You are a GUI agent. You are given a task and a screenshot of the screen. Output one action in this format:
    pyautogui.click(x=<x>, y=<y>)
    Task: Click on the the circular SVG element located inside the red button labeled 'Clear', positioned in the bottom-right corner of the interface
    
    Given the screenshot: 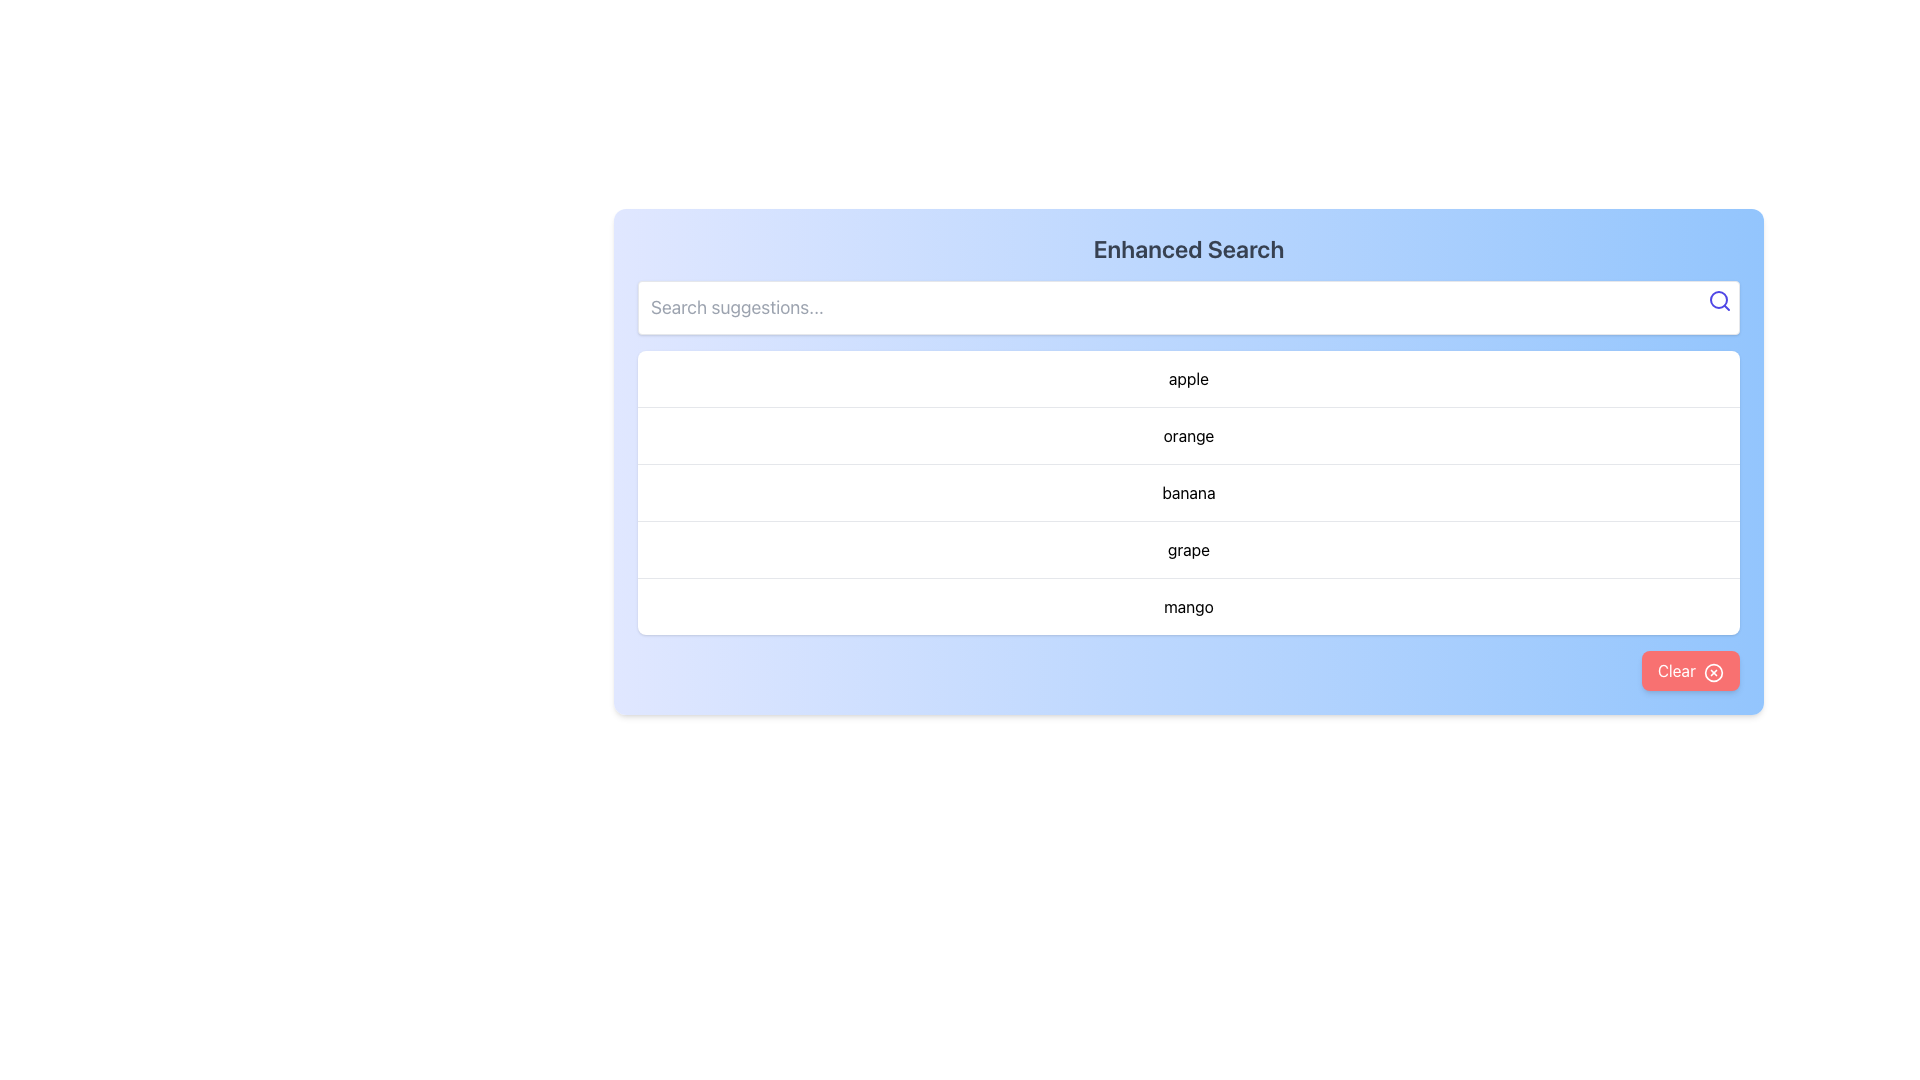 What is the action you would take?
    pyautogui.click(x=1712, y=671)
    